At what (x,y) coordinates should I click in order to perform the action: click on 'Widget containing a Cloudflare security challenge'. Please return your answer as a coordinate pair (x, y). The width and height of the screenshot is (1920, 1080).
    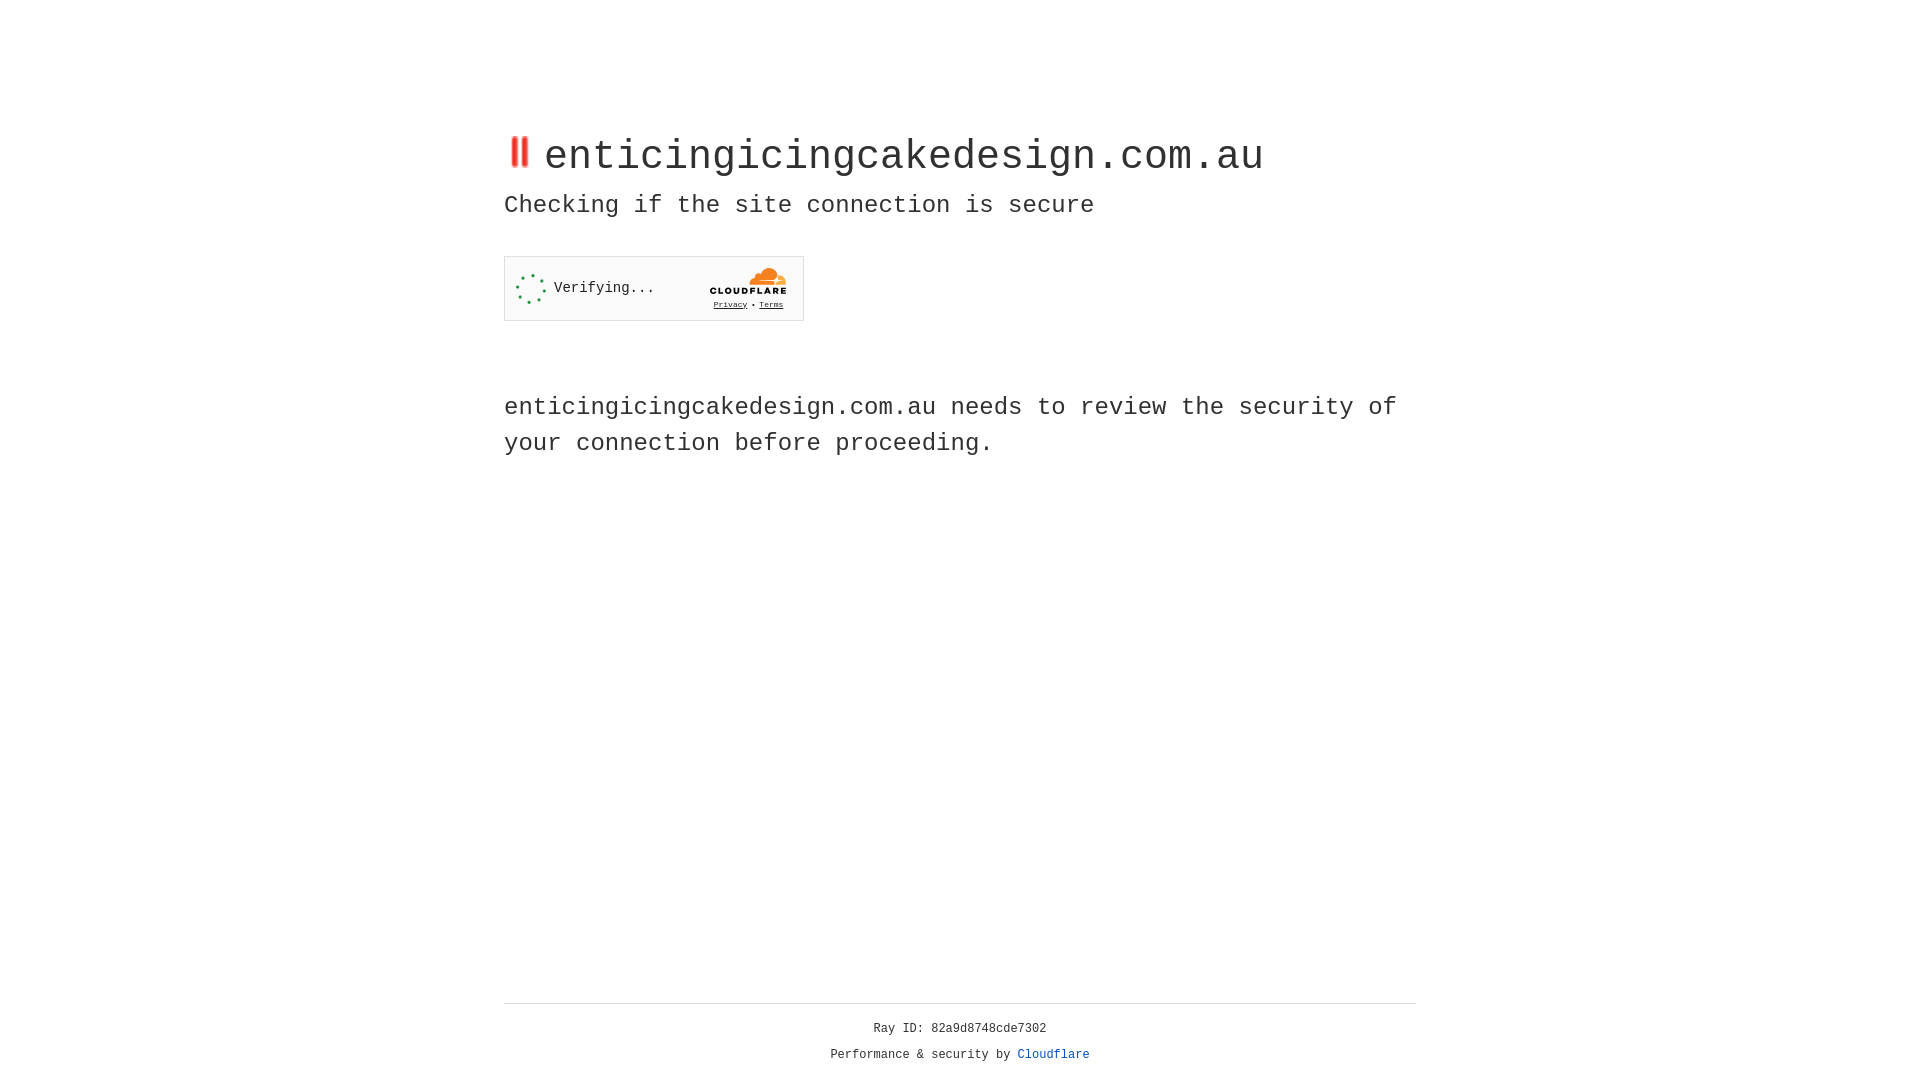
    Looking at the image, I should click on (653, 288).